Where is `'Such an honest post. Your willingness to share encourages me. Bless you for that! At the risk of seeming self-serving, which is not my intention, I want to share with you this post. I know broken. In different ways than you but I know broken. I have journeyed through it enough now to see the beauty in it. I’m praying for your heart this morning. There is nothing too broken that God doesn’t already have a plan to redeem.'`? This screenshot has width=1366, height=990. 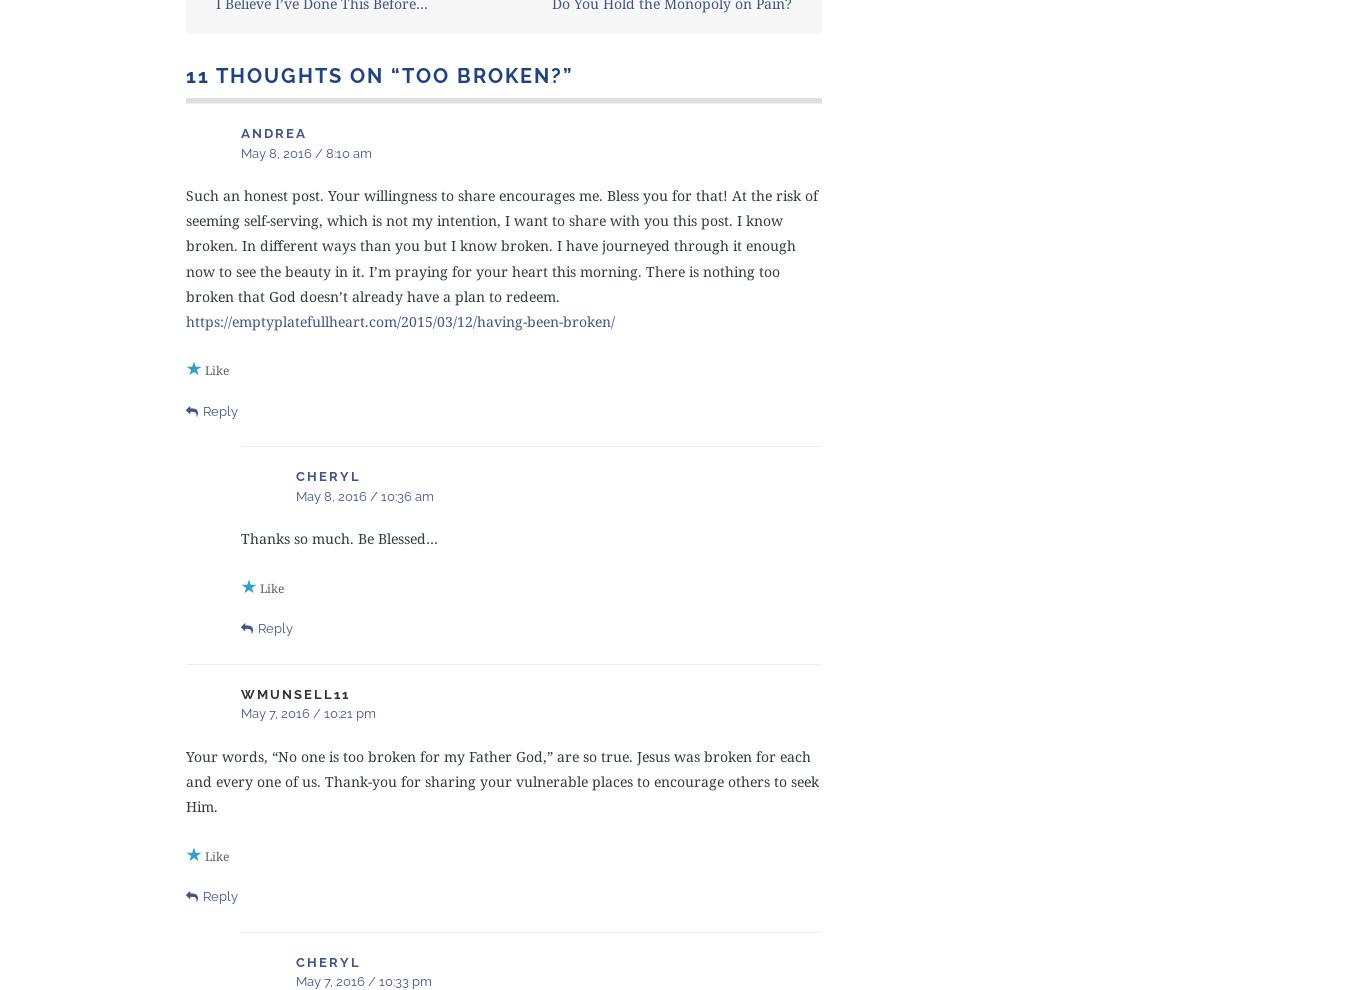 'Such an honest post. Your willingness to share encourages me. Bless you for that! At the risk of seeming self-serving, which is not my intention, I want to share with you this post. I know broken. In different ways than you but I know broken. I have journeyed through it enough now to see the beauty in it. I’m praying for your heart this morning. There is nothing too broken that God doesn’t already have a plan to redeem.' is located at coordinates (502, 244).